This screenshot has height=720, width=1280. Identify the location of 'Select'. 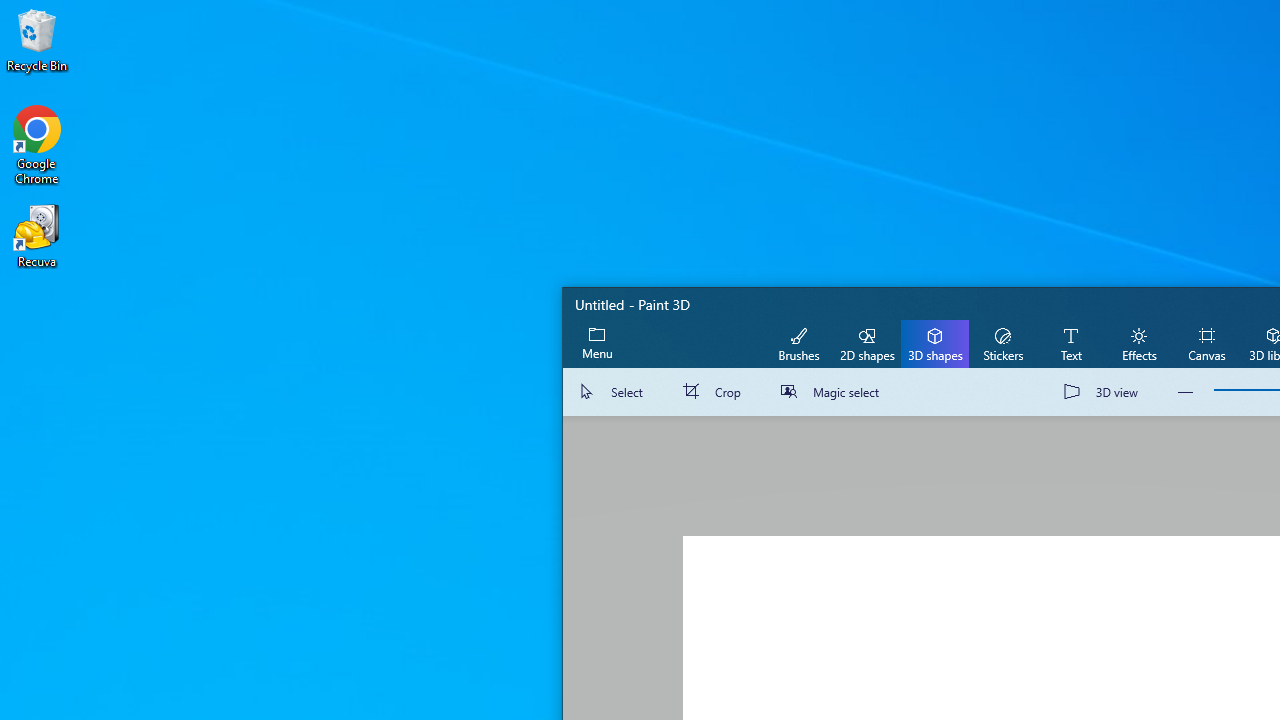
(614, 392).